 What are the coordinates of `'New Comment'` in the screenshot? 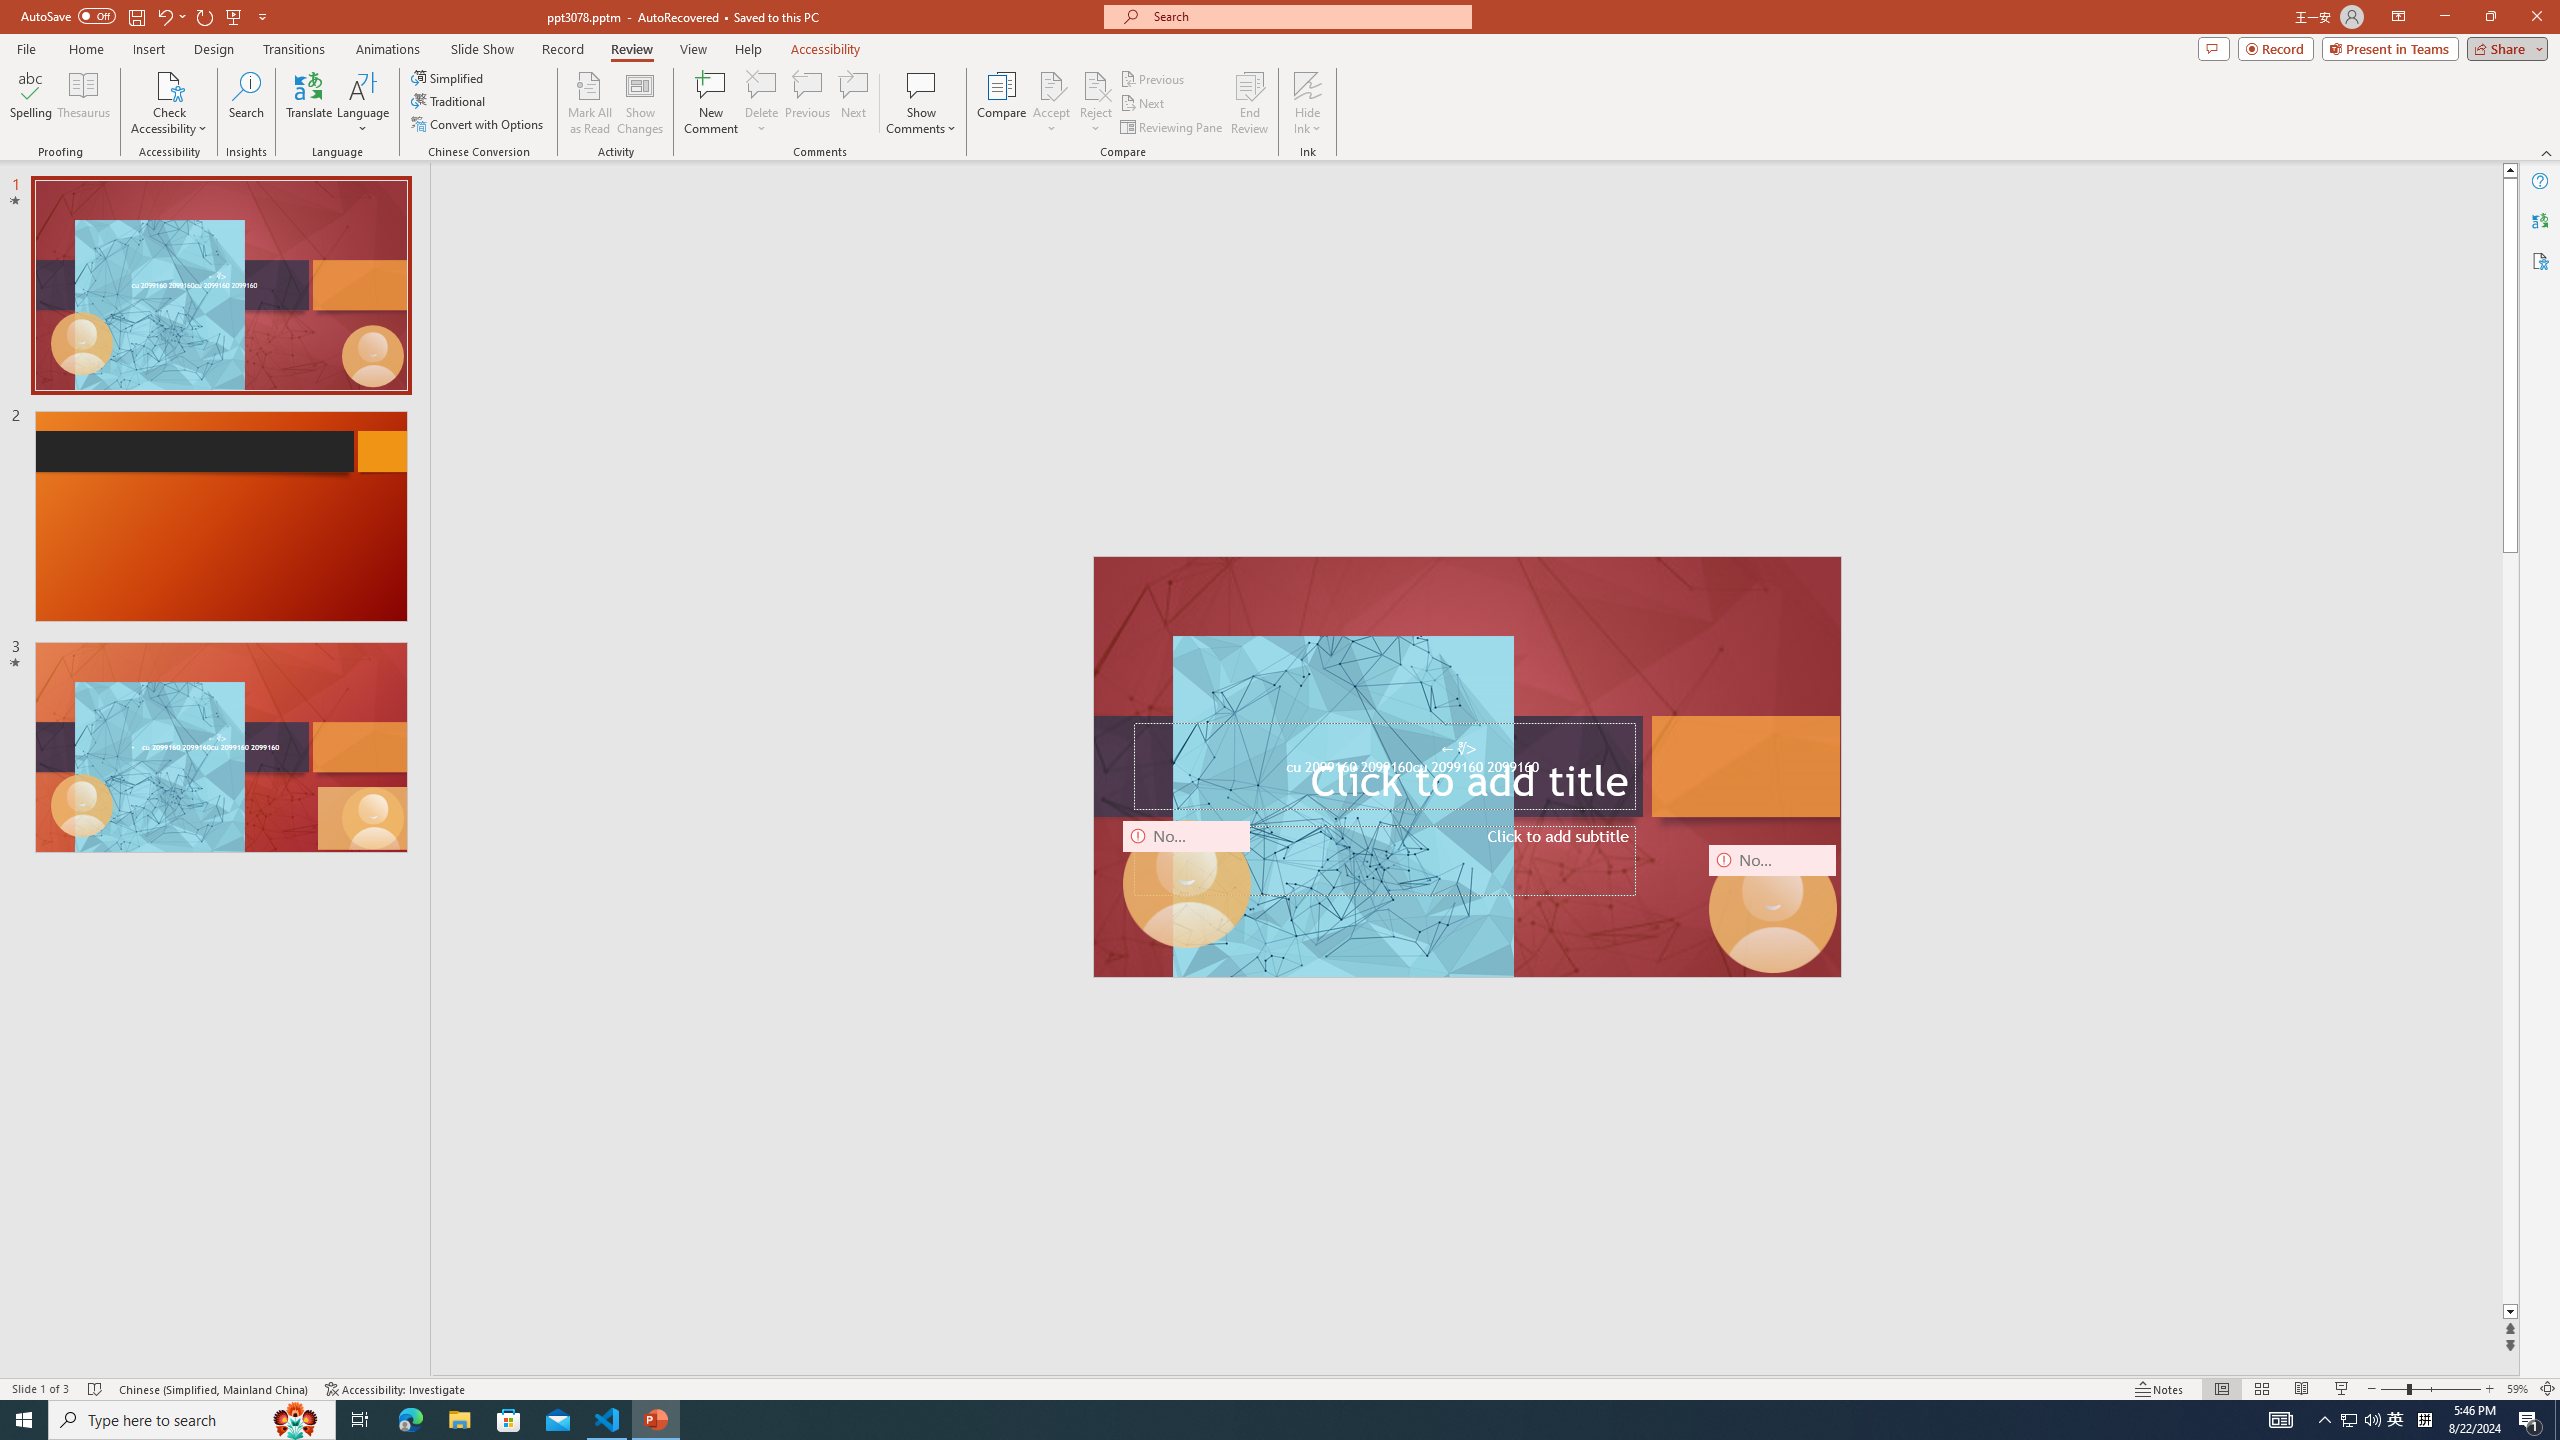 It's located at (709, 103).